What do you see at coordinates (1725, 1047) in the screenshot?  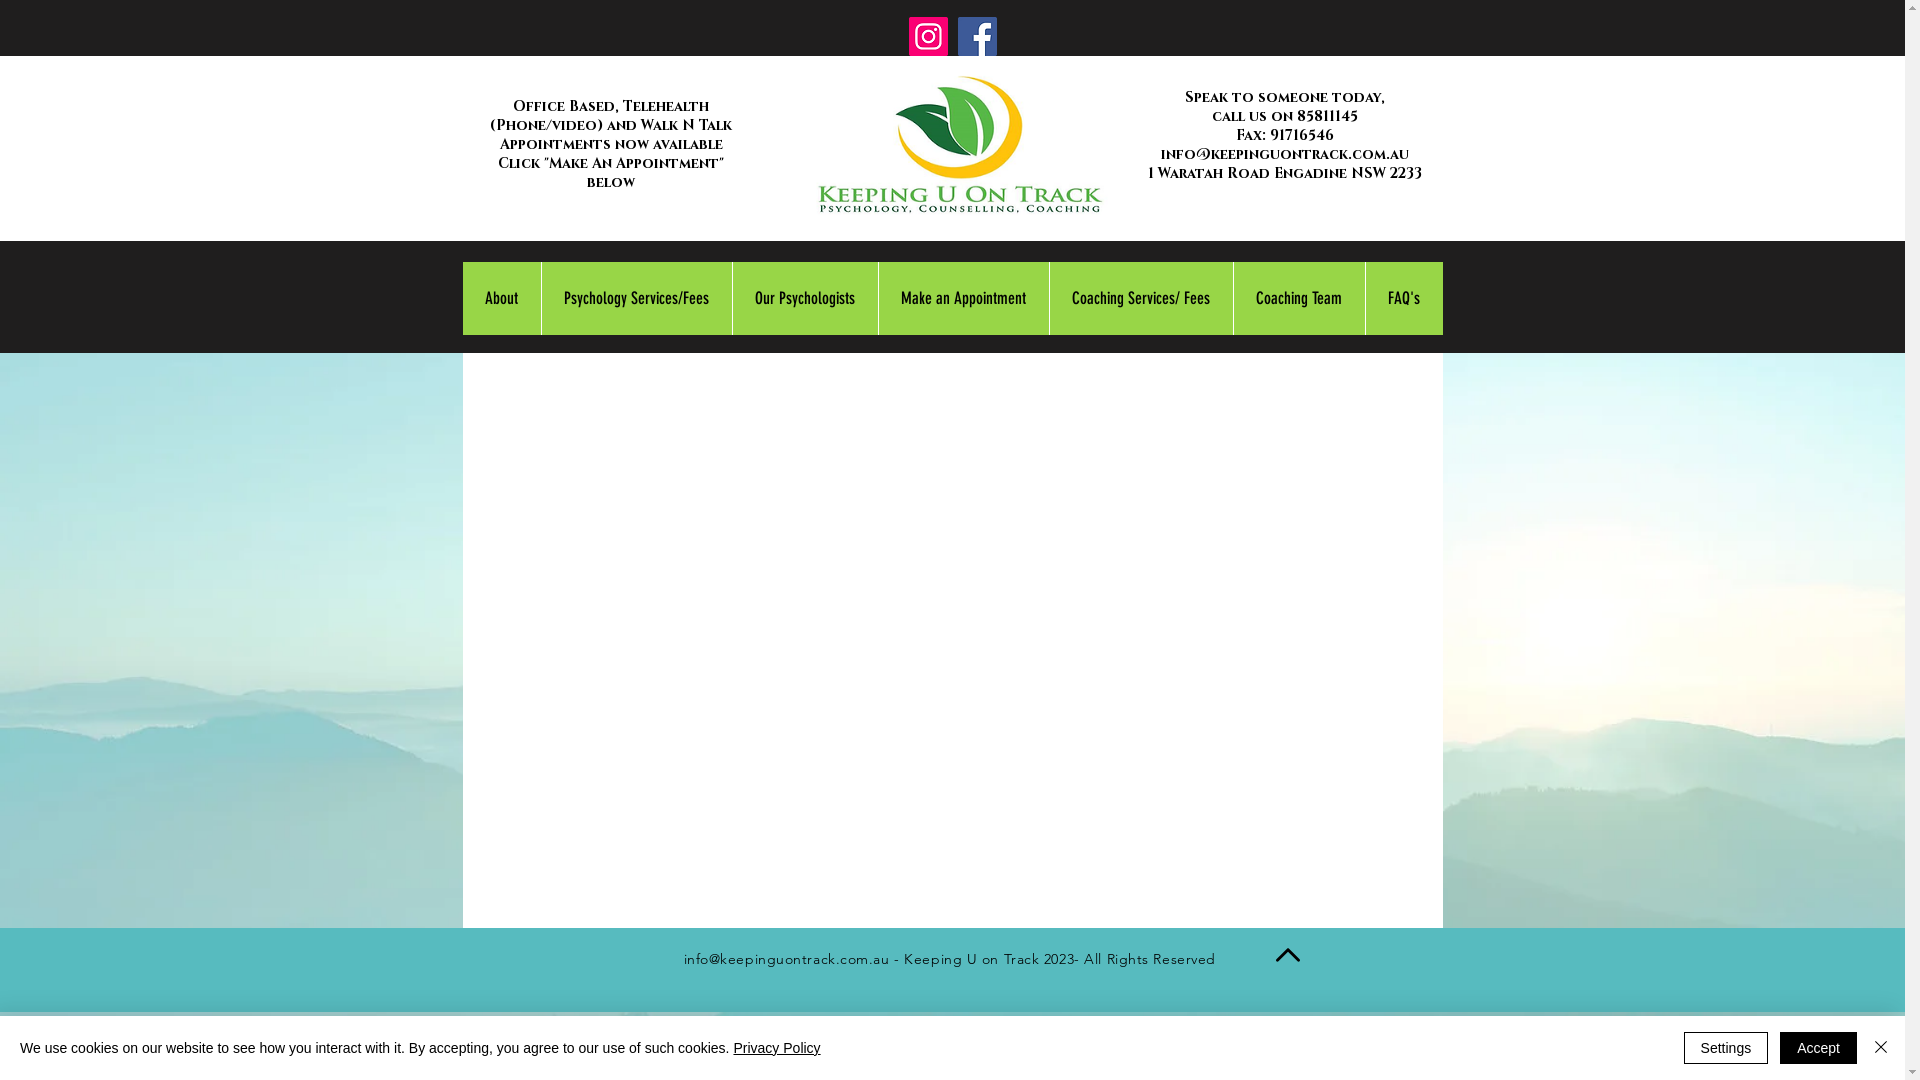 I see `'Settings'` at bounding box center [1725, 1047].